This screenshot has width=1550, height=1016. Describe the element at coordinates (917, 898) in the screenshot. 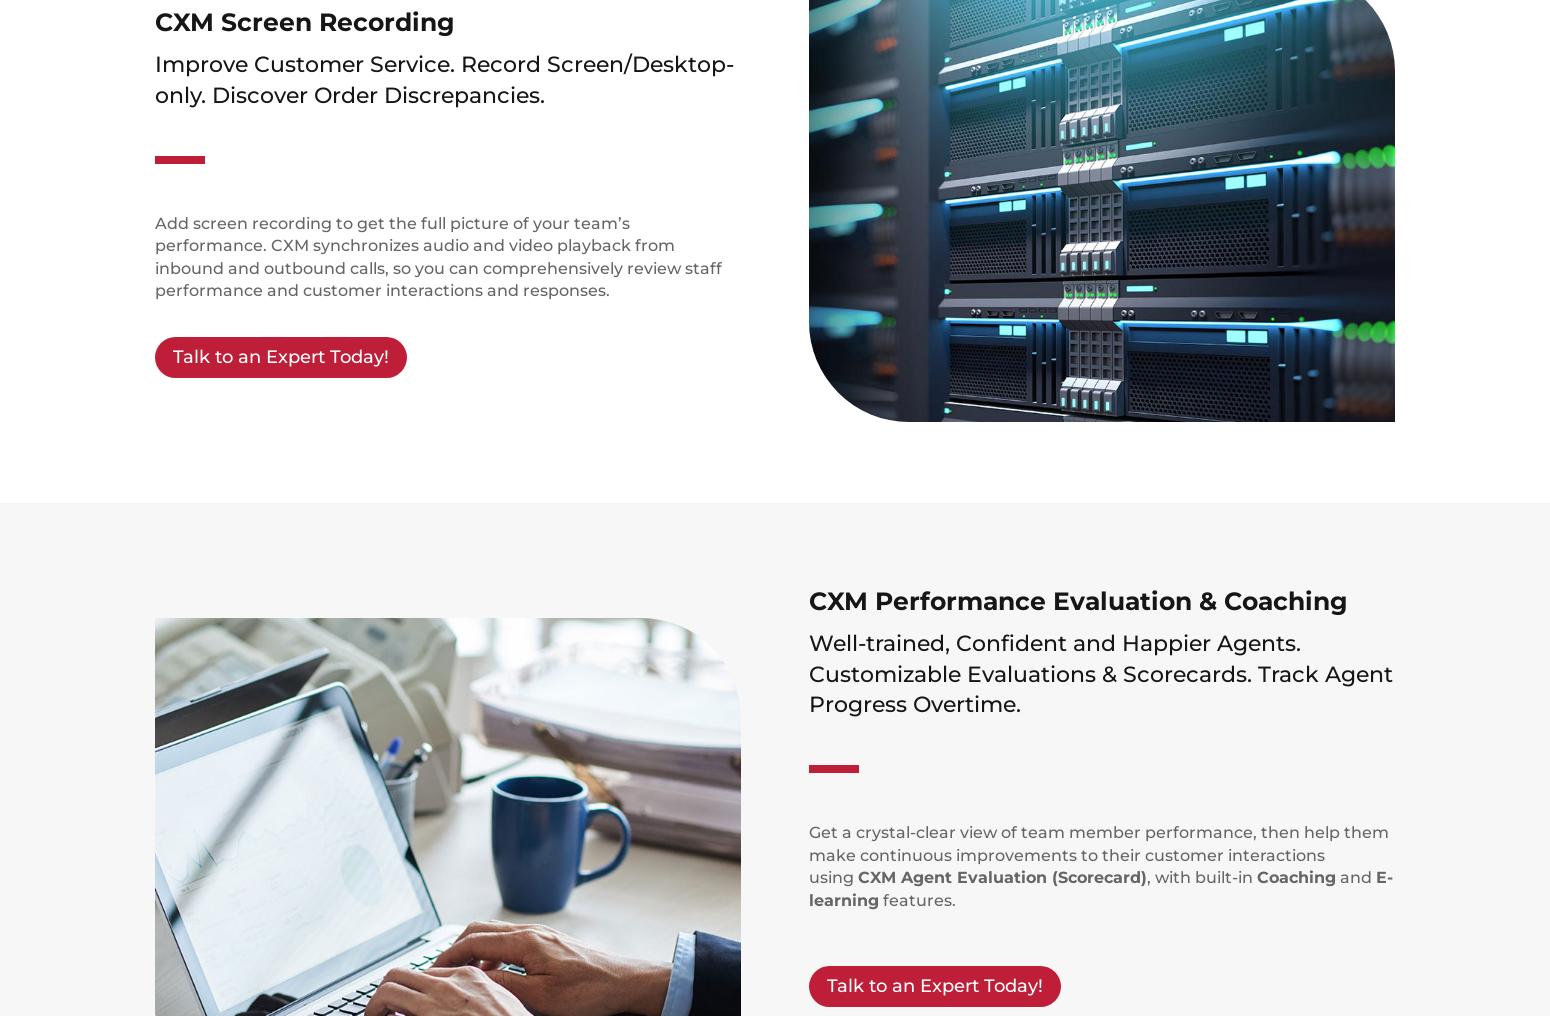

I see `'features.'` at that location.